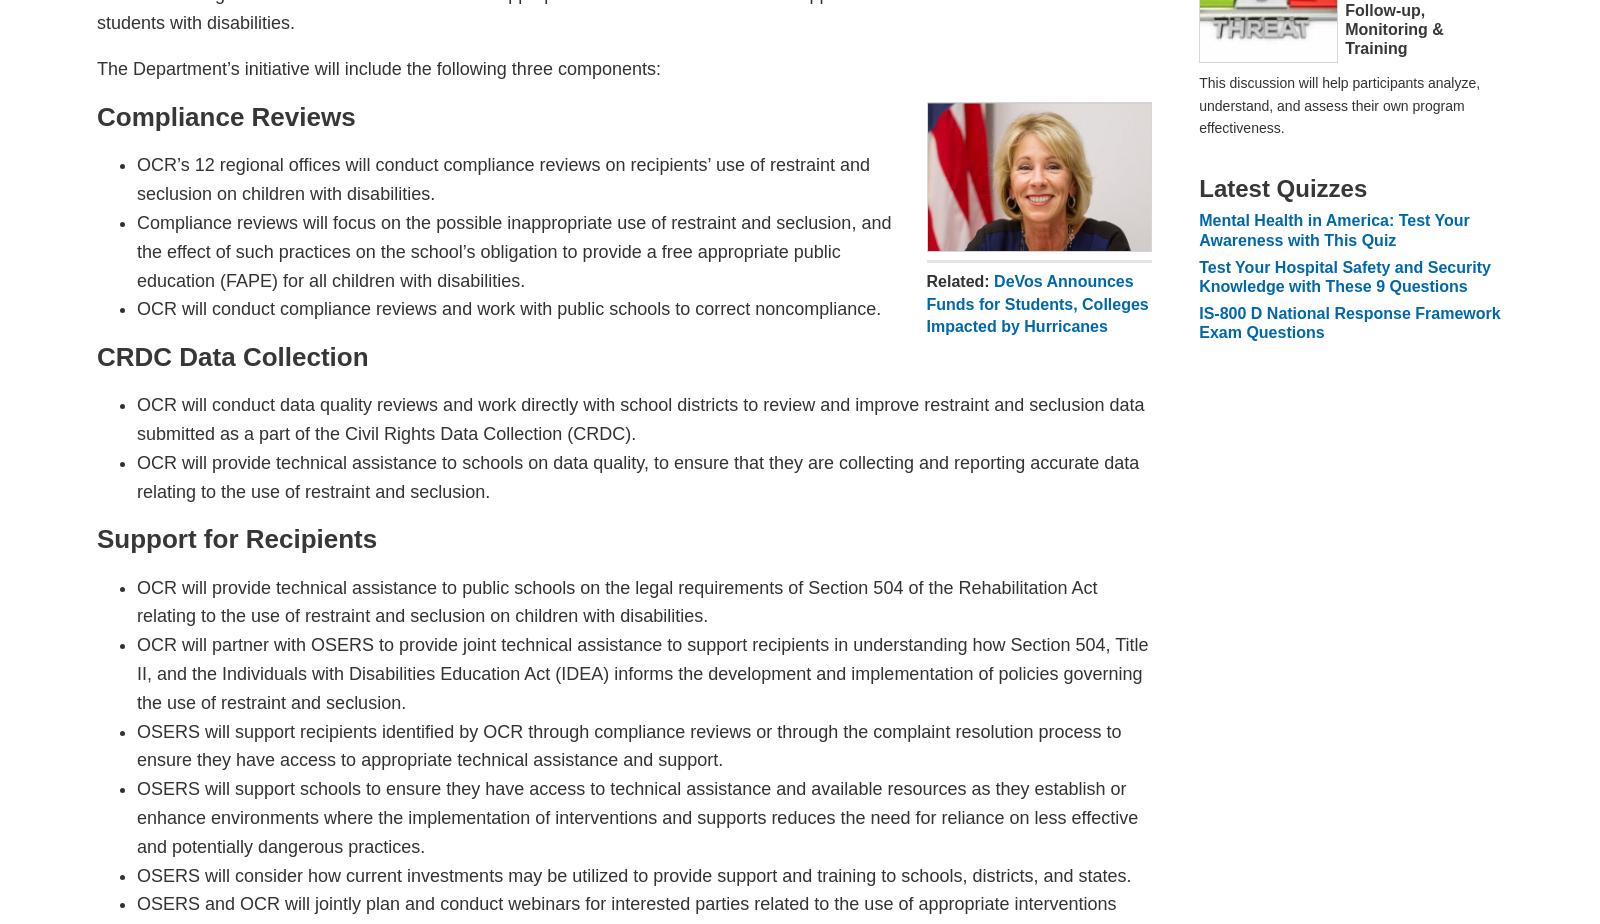  I want to click on 'Support for Recipients', so click(236, 538).